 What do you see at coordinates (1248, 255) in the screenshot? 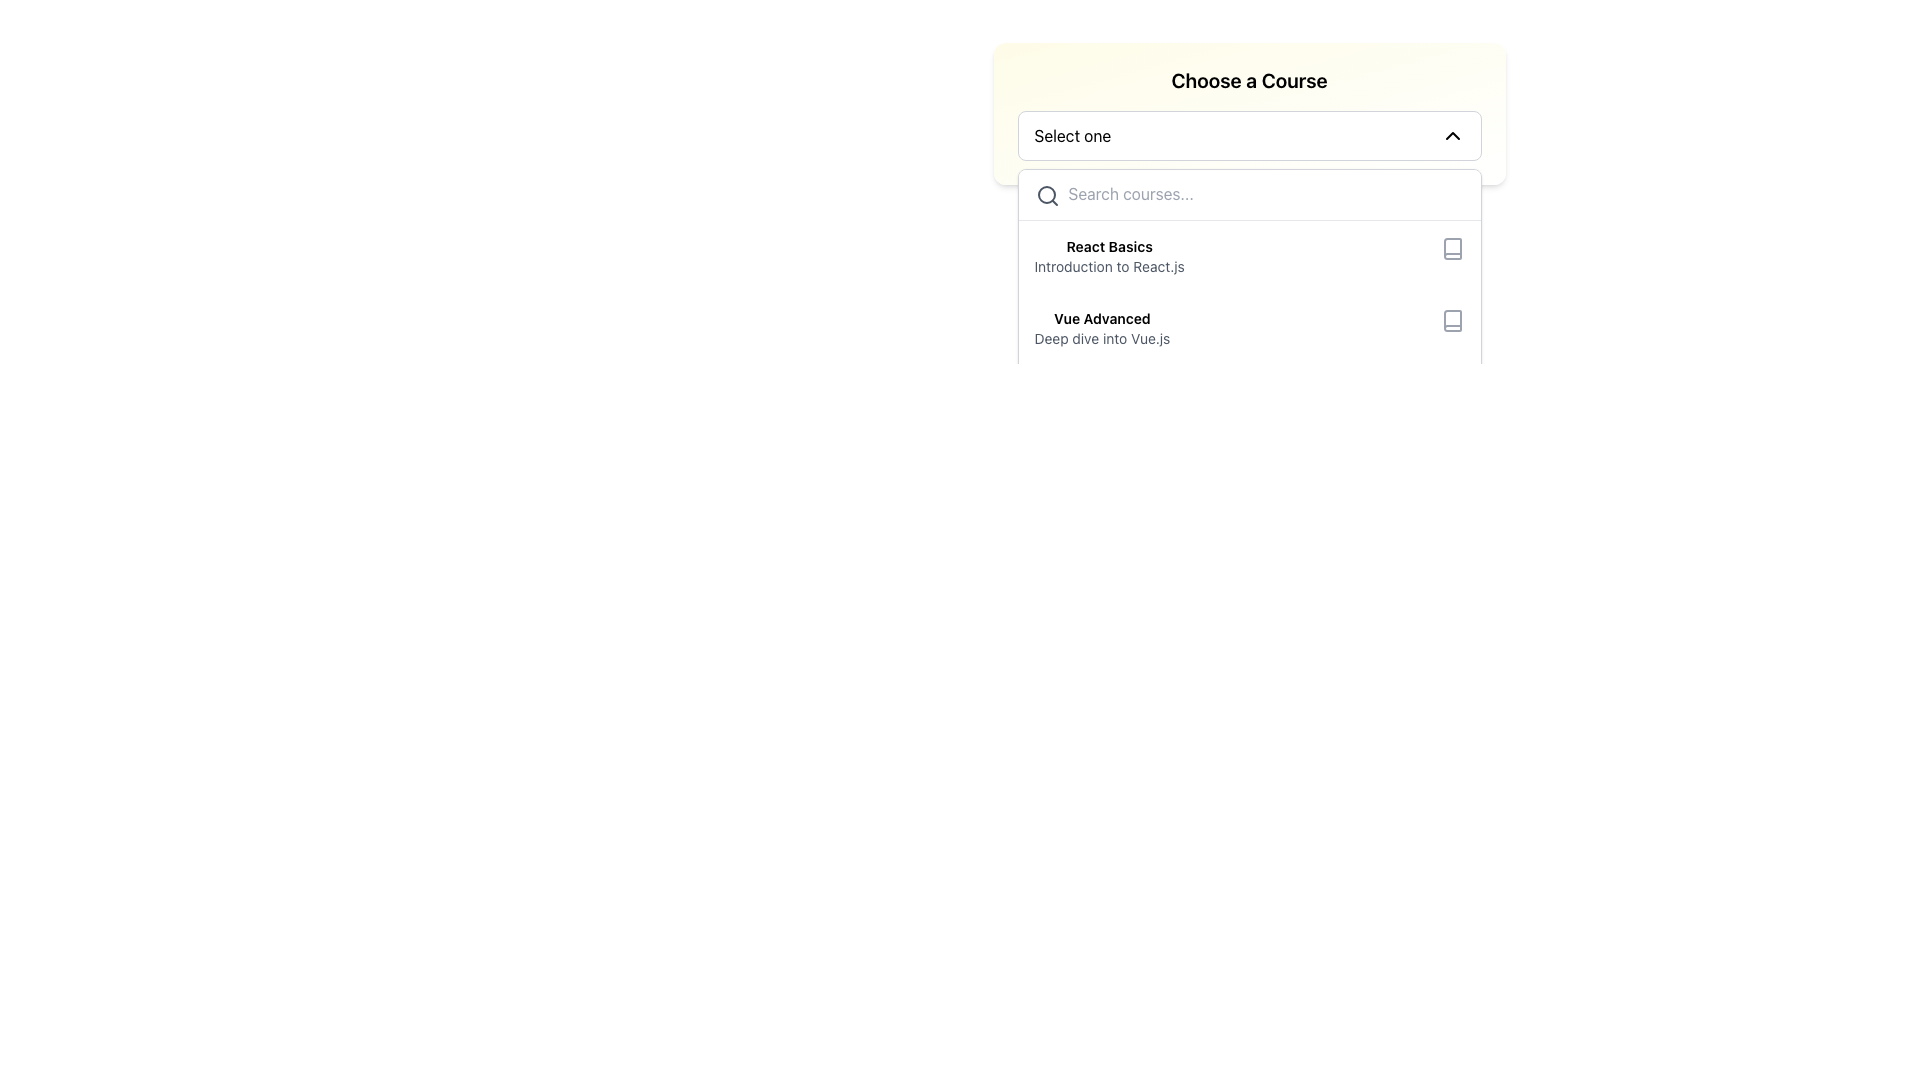
I see `the first selectable course option in the list` at bounding box center [1248, 255].